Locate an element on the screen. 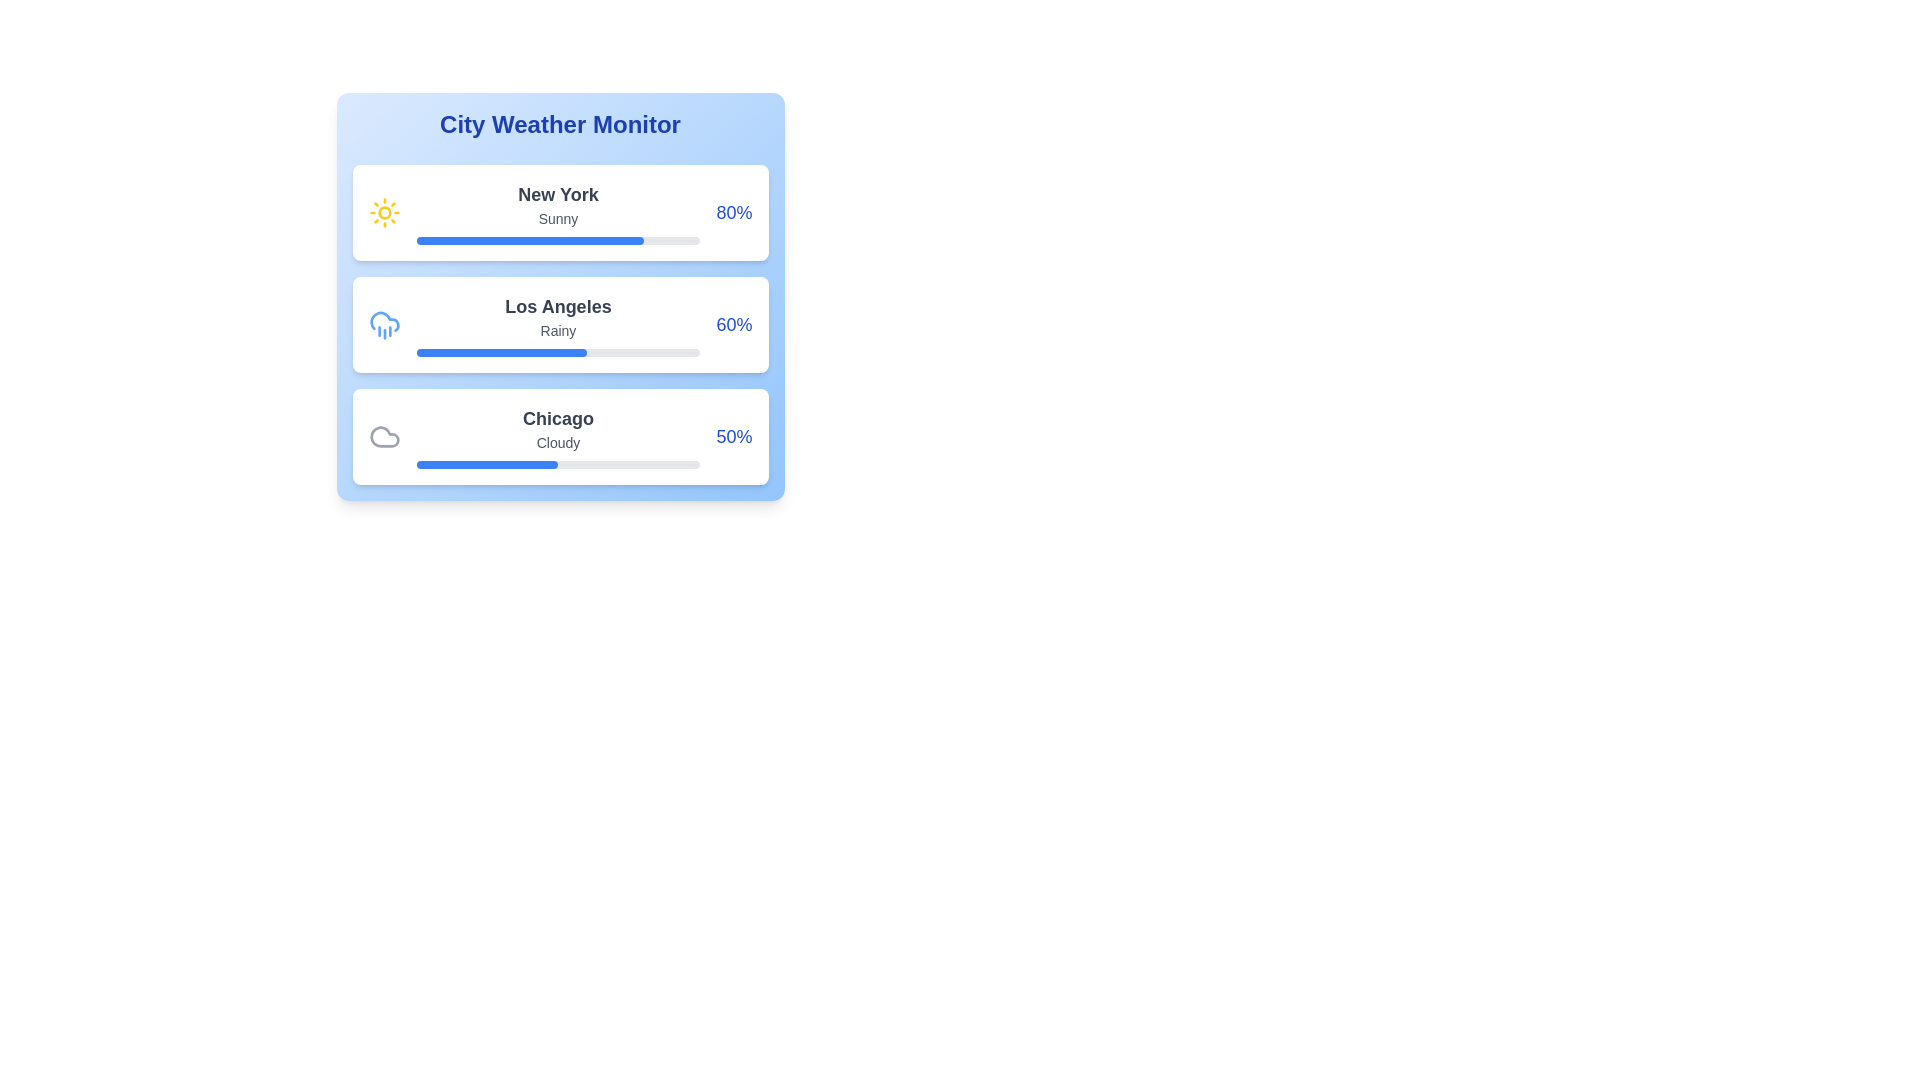 This screenshot has height=1080, width=1920. text from the Label that identifies the city name 'Los Angeles', which is centrally located above the text labeled 'Rainy' within the weather information card is located at coordinates (558, 307).